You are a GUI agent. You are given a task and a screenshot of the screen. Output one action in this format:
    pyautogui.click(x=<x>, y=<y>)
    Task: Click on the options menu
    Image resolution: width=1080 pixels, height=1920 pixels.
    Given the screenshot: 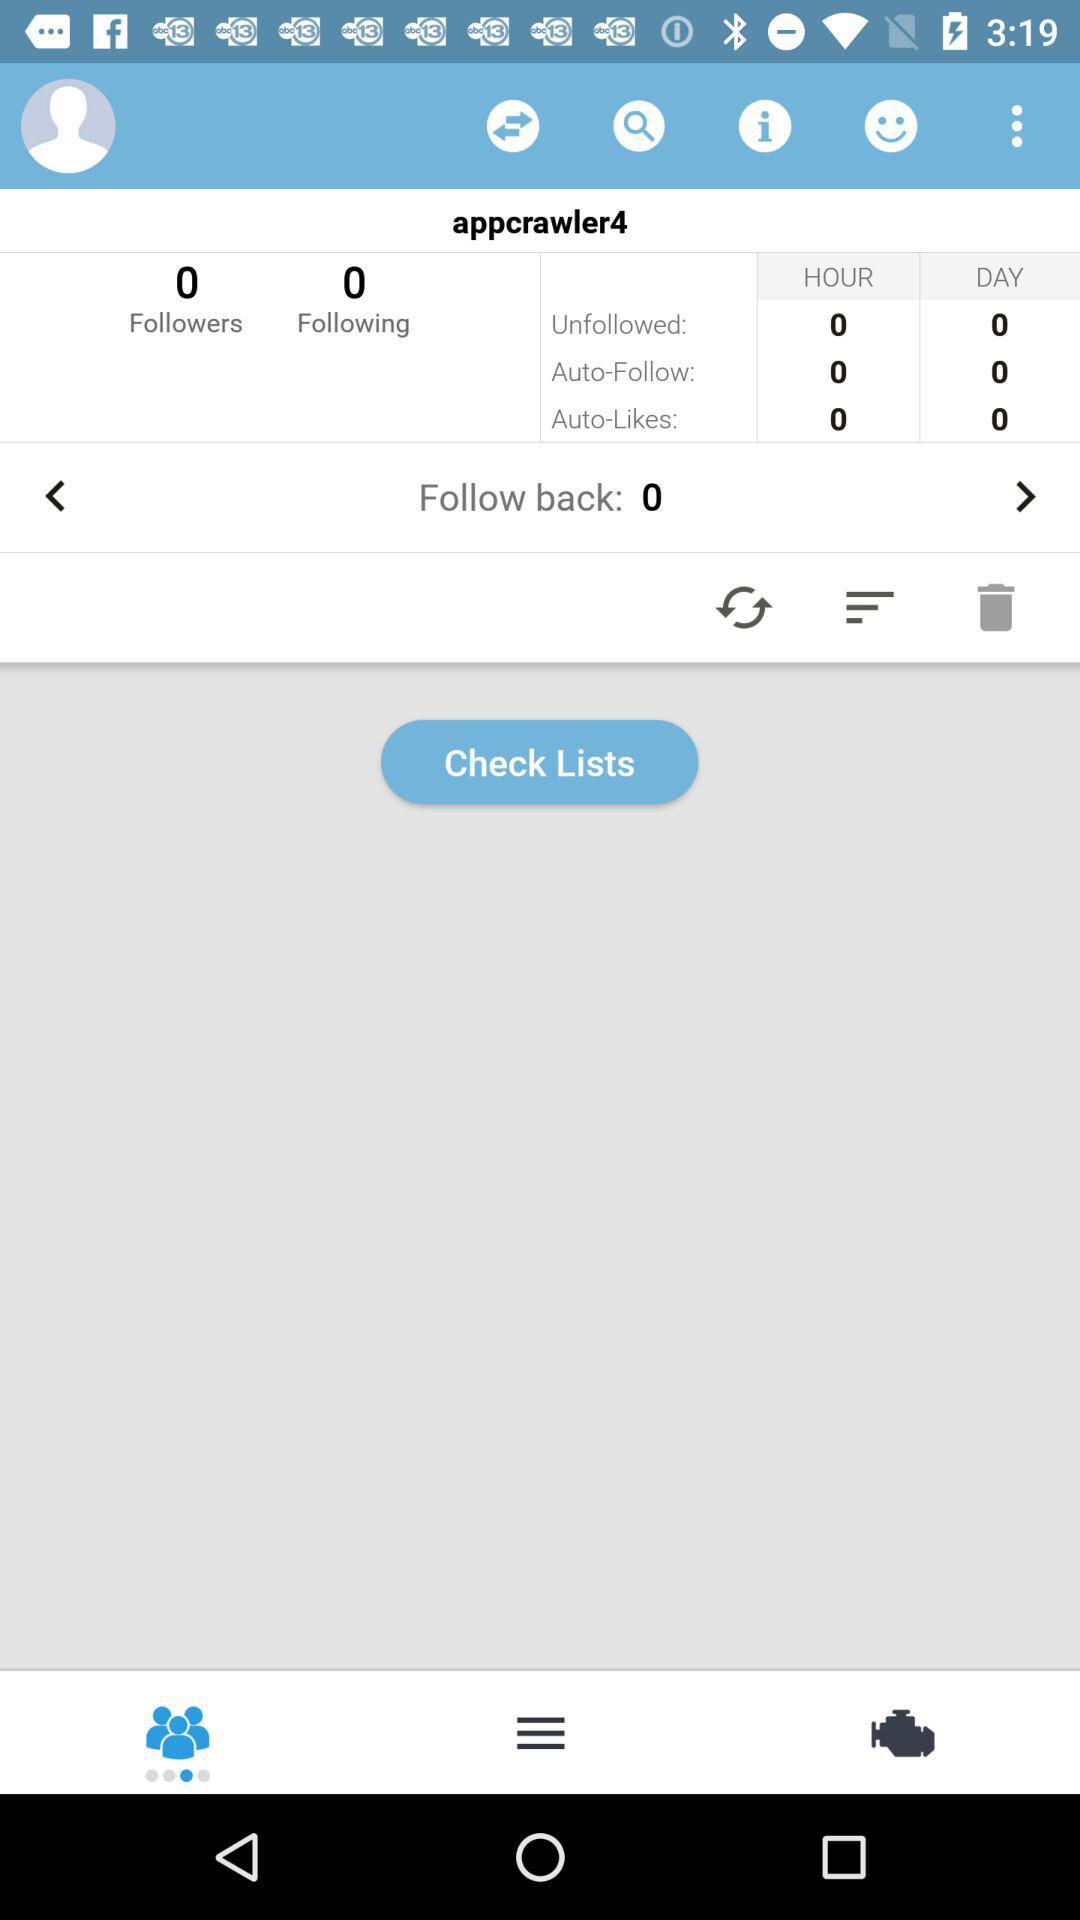 What is the action you would take?
    pyautogui.click(x=1017, y=124)
    